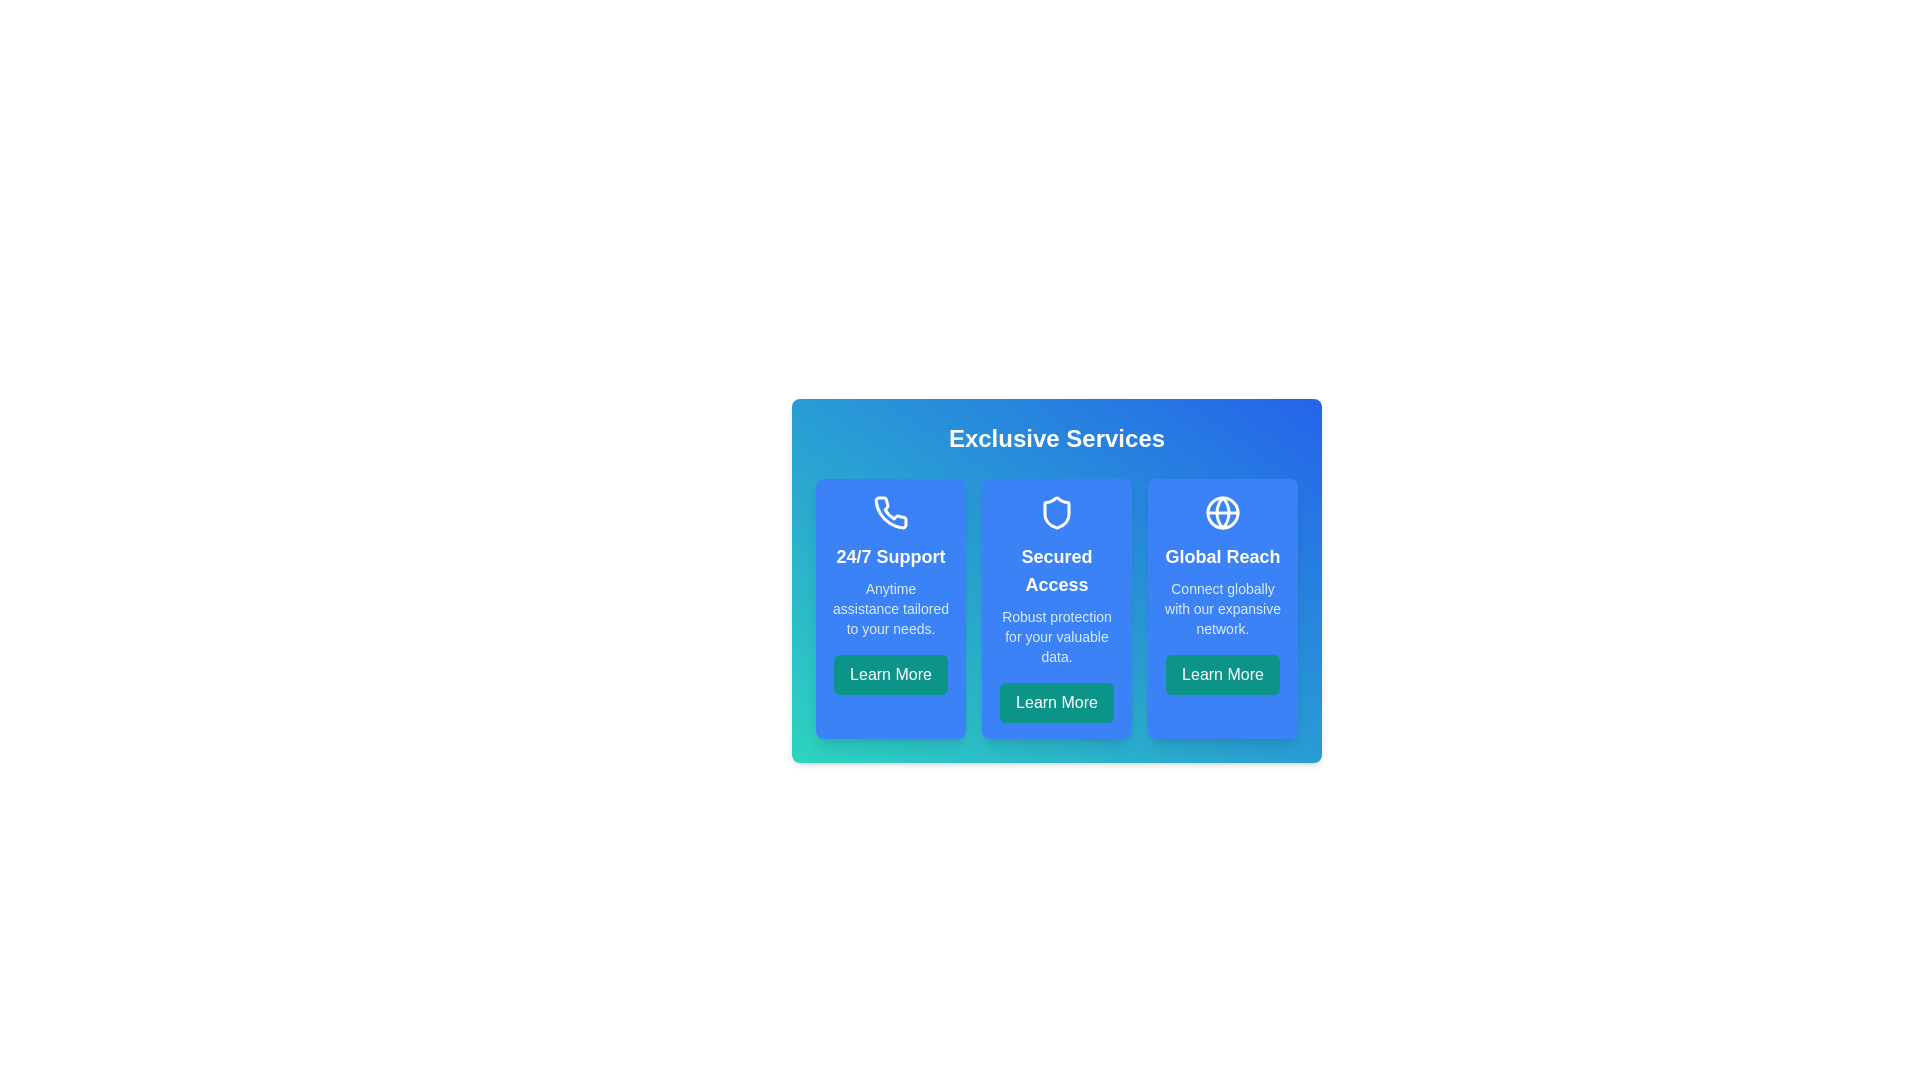 This screenshot has width=1920, height=1080. Describe the element at coordinates (1222, 675) in the screenshot. I see `the 'Learn More' button for the Global Reach feature` at that location.